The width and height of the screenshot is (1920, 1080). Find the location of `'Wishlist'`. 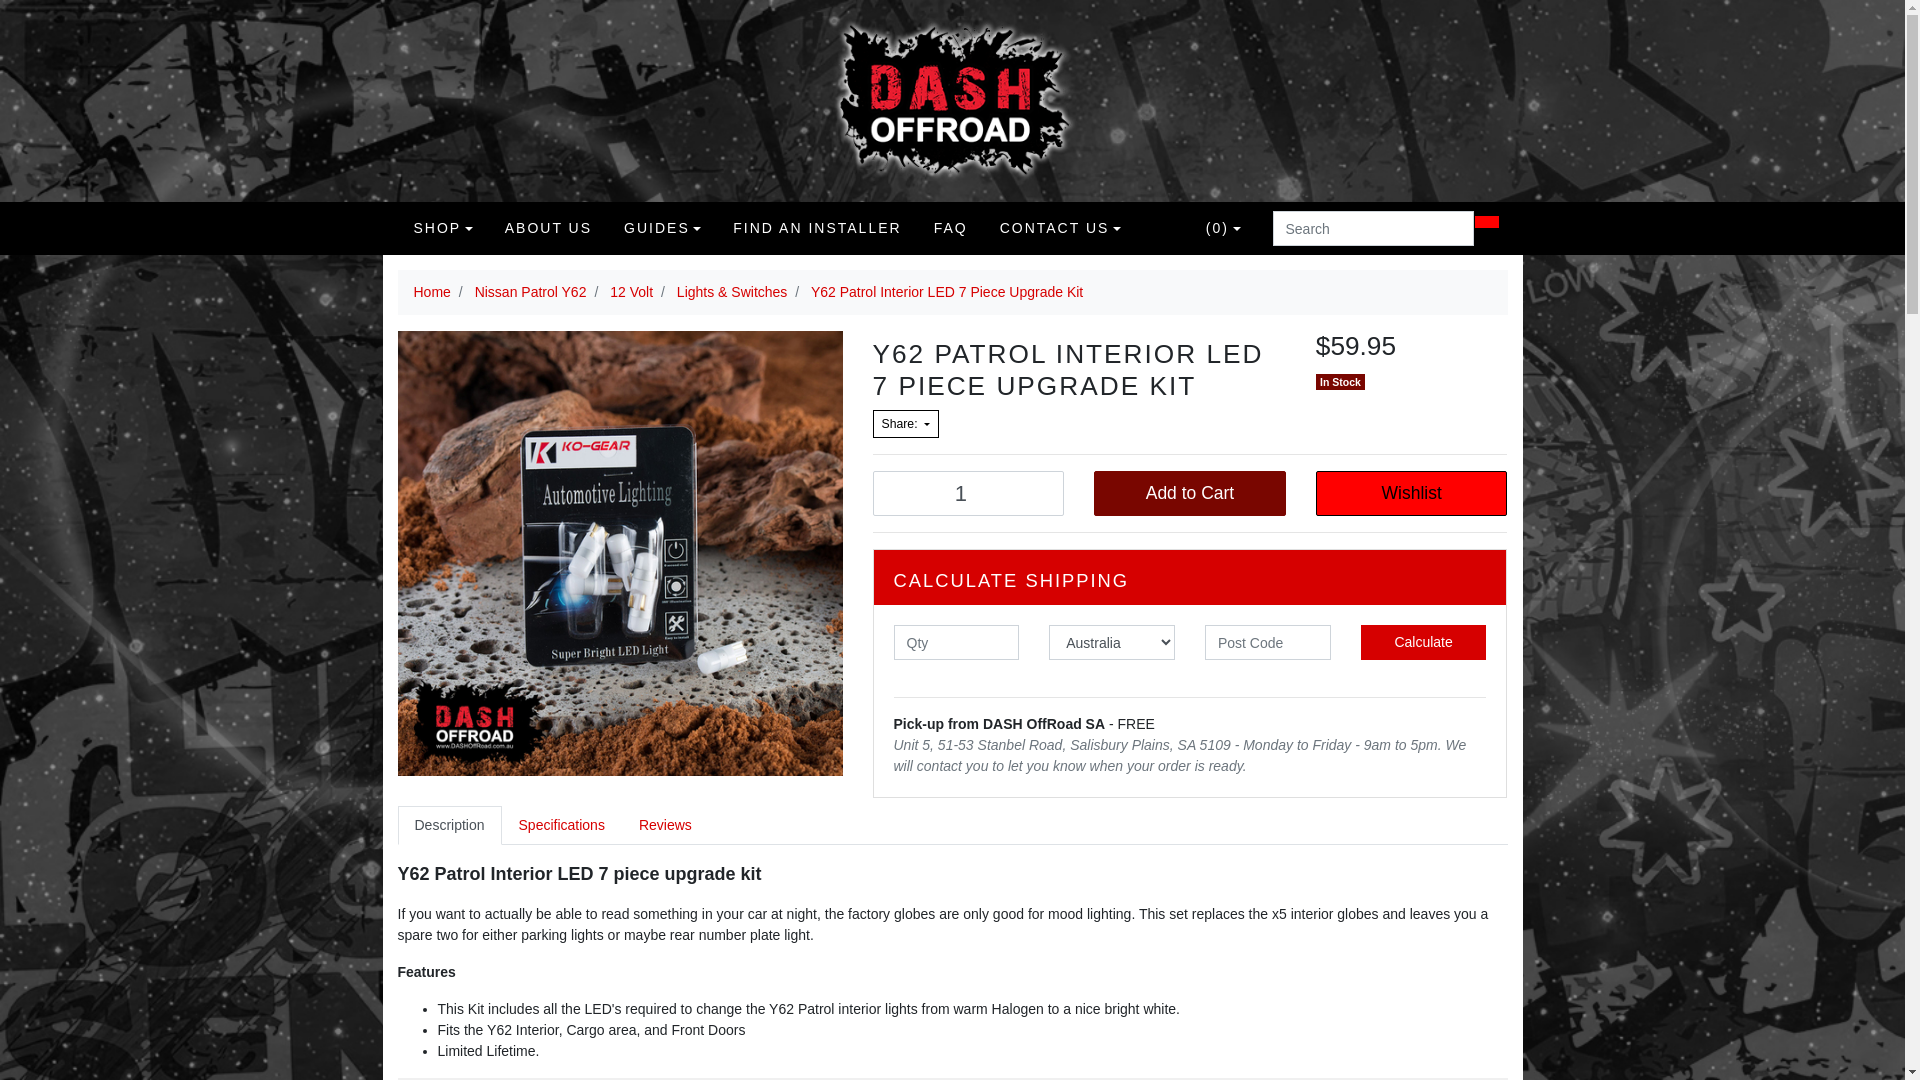

'Wishlist' is located at coordinates (1410, 493).